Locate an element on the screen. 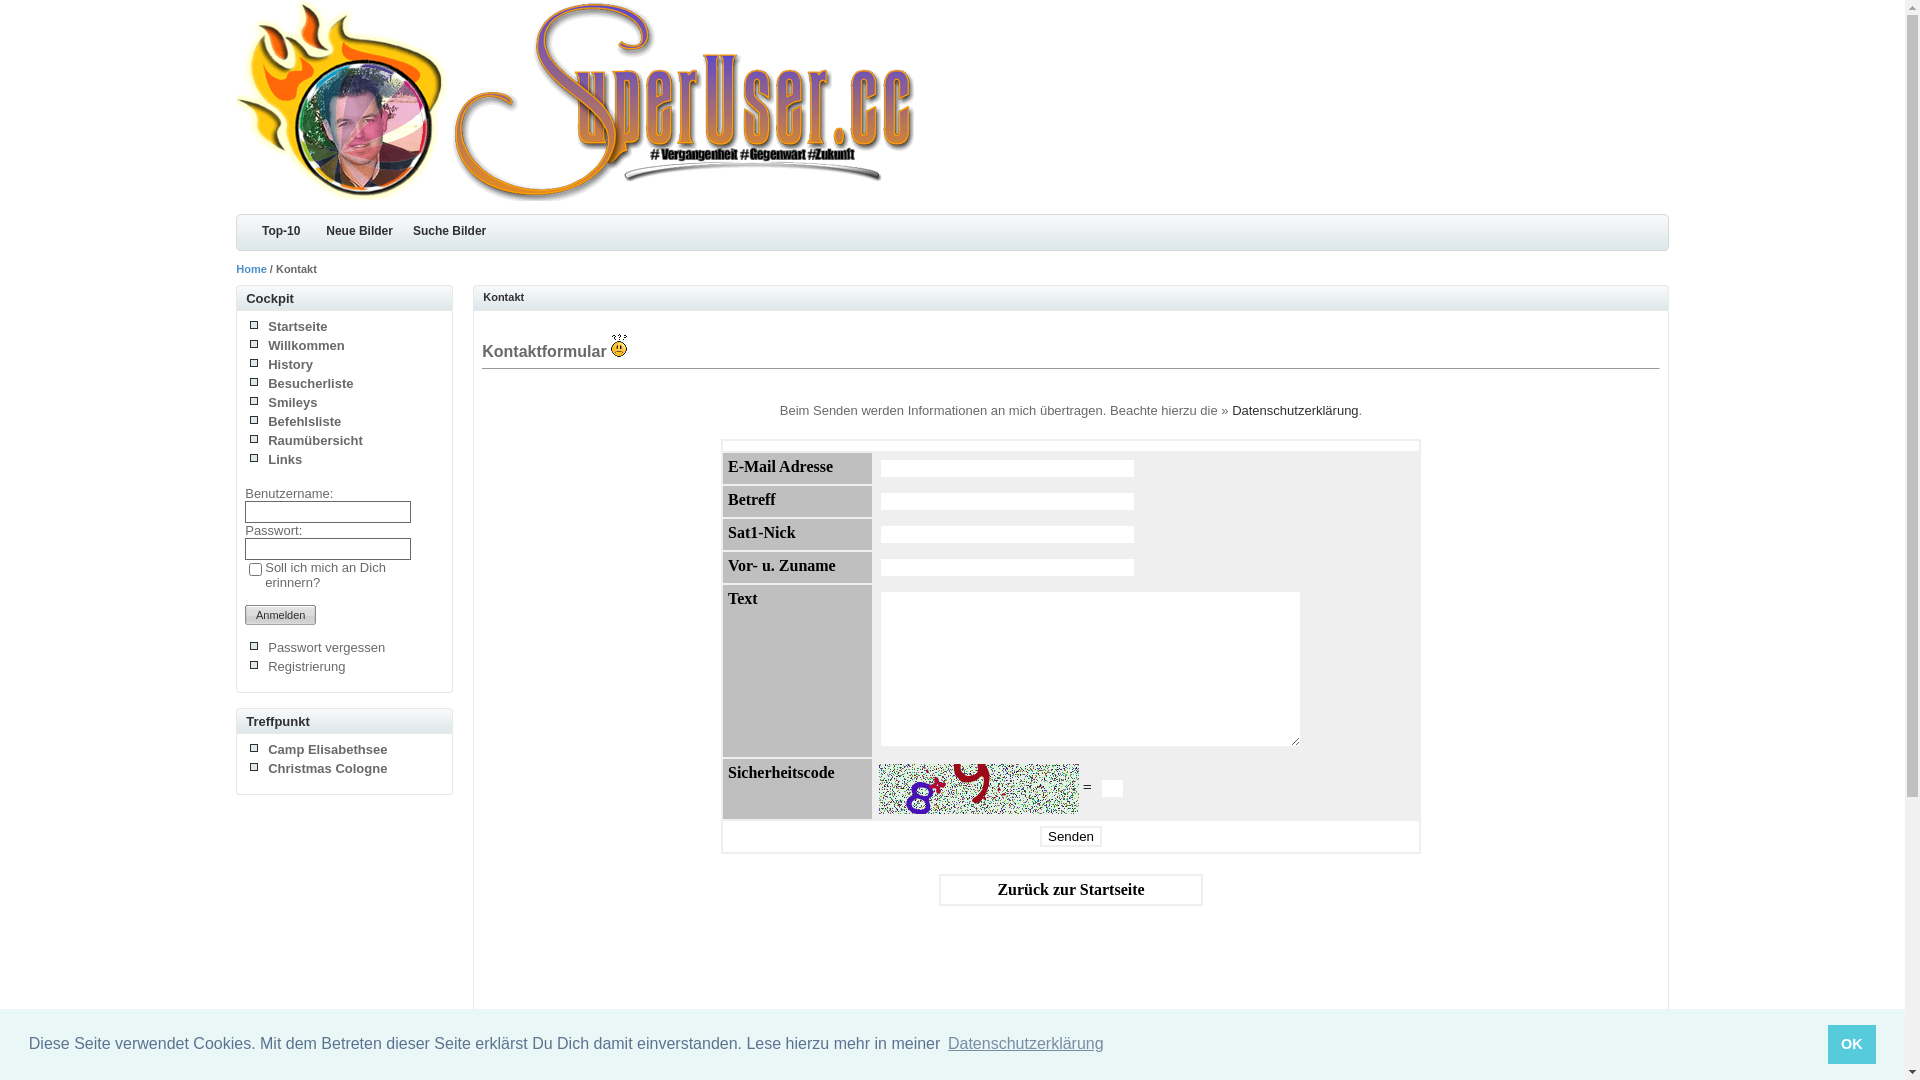  'Christmas Cologne' is located at coordinates (327, 767).